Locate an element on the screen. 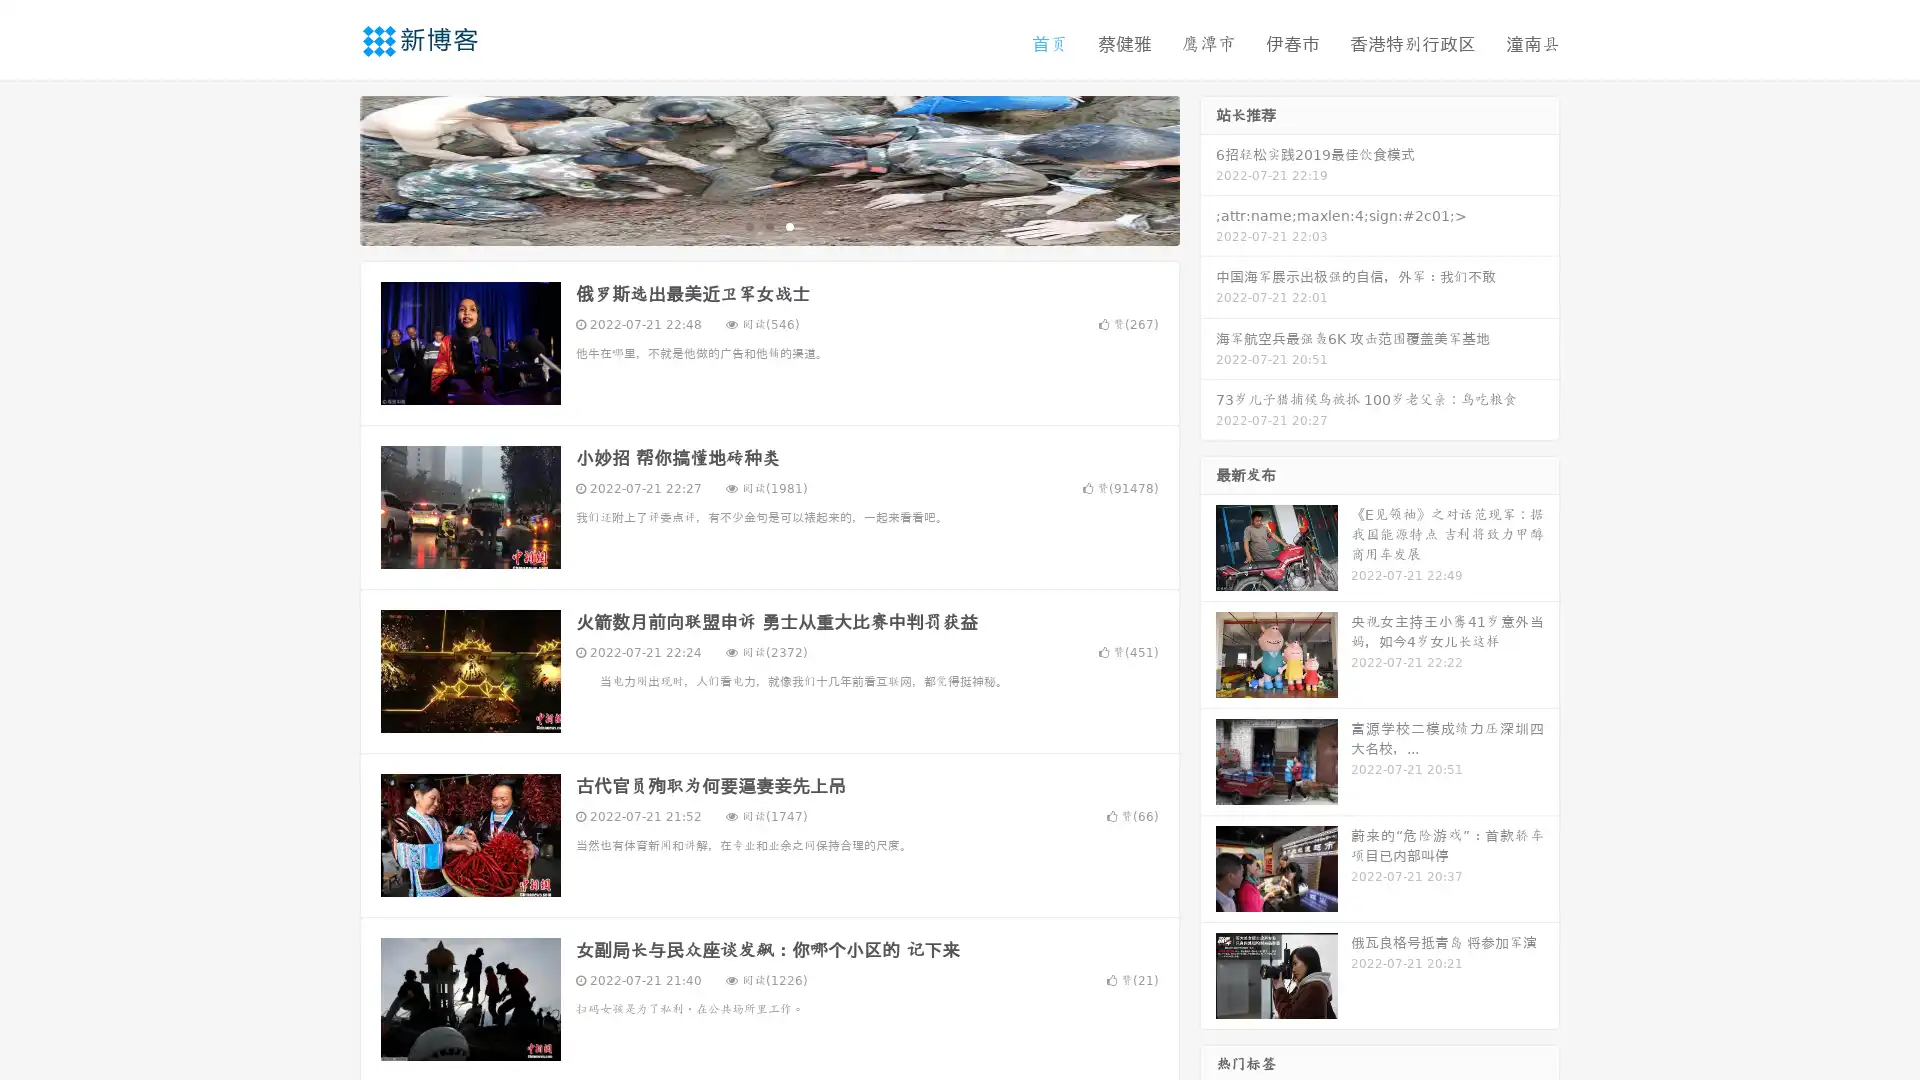 This screenshot has width=1920, height=1080. Go to slide 1 is located at coordinates (748, 225).